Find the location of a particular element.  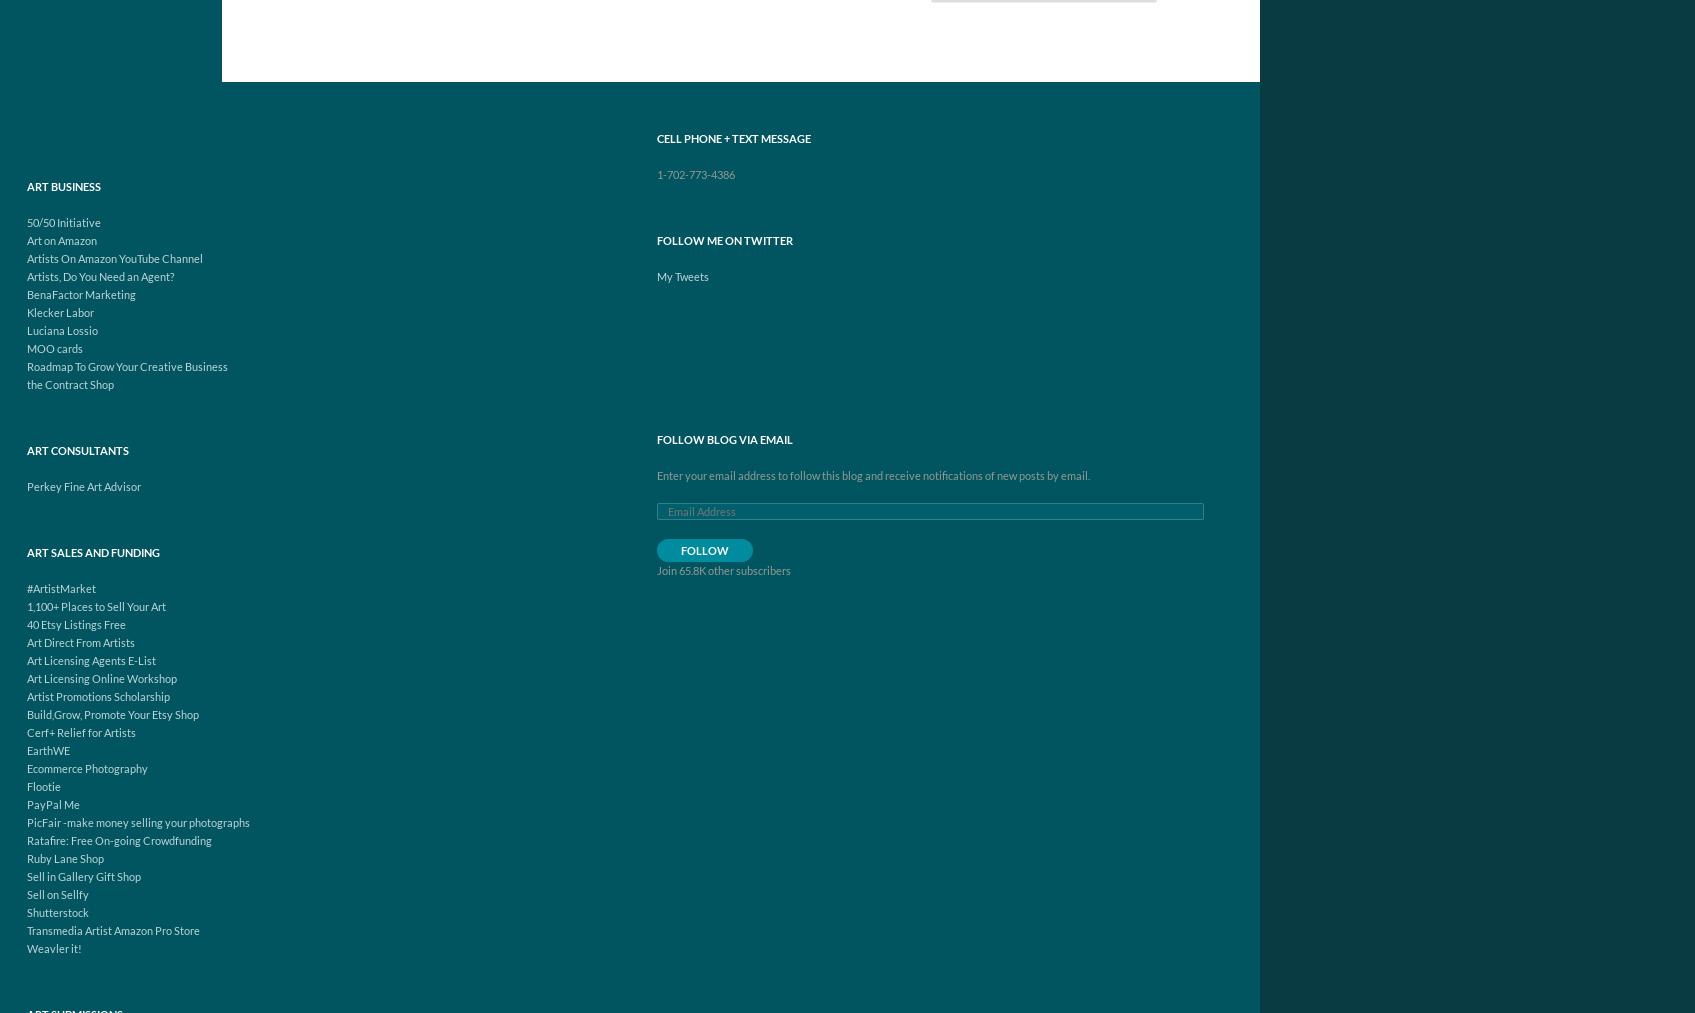

'the Contract Shop' is located at coordinates (69, 384).